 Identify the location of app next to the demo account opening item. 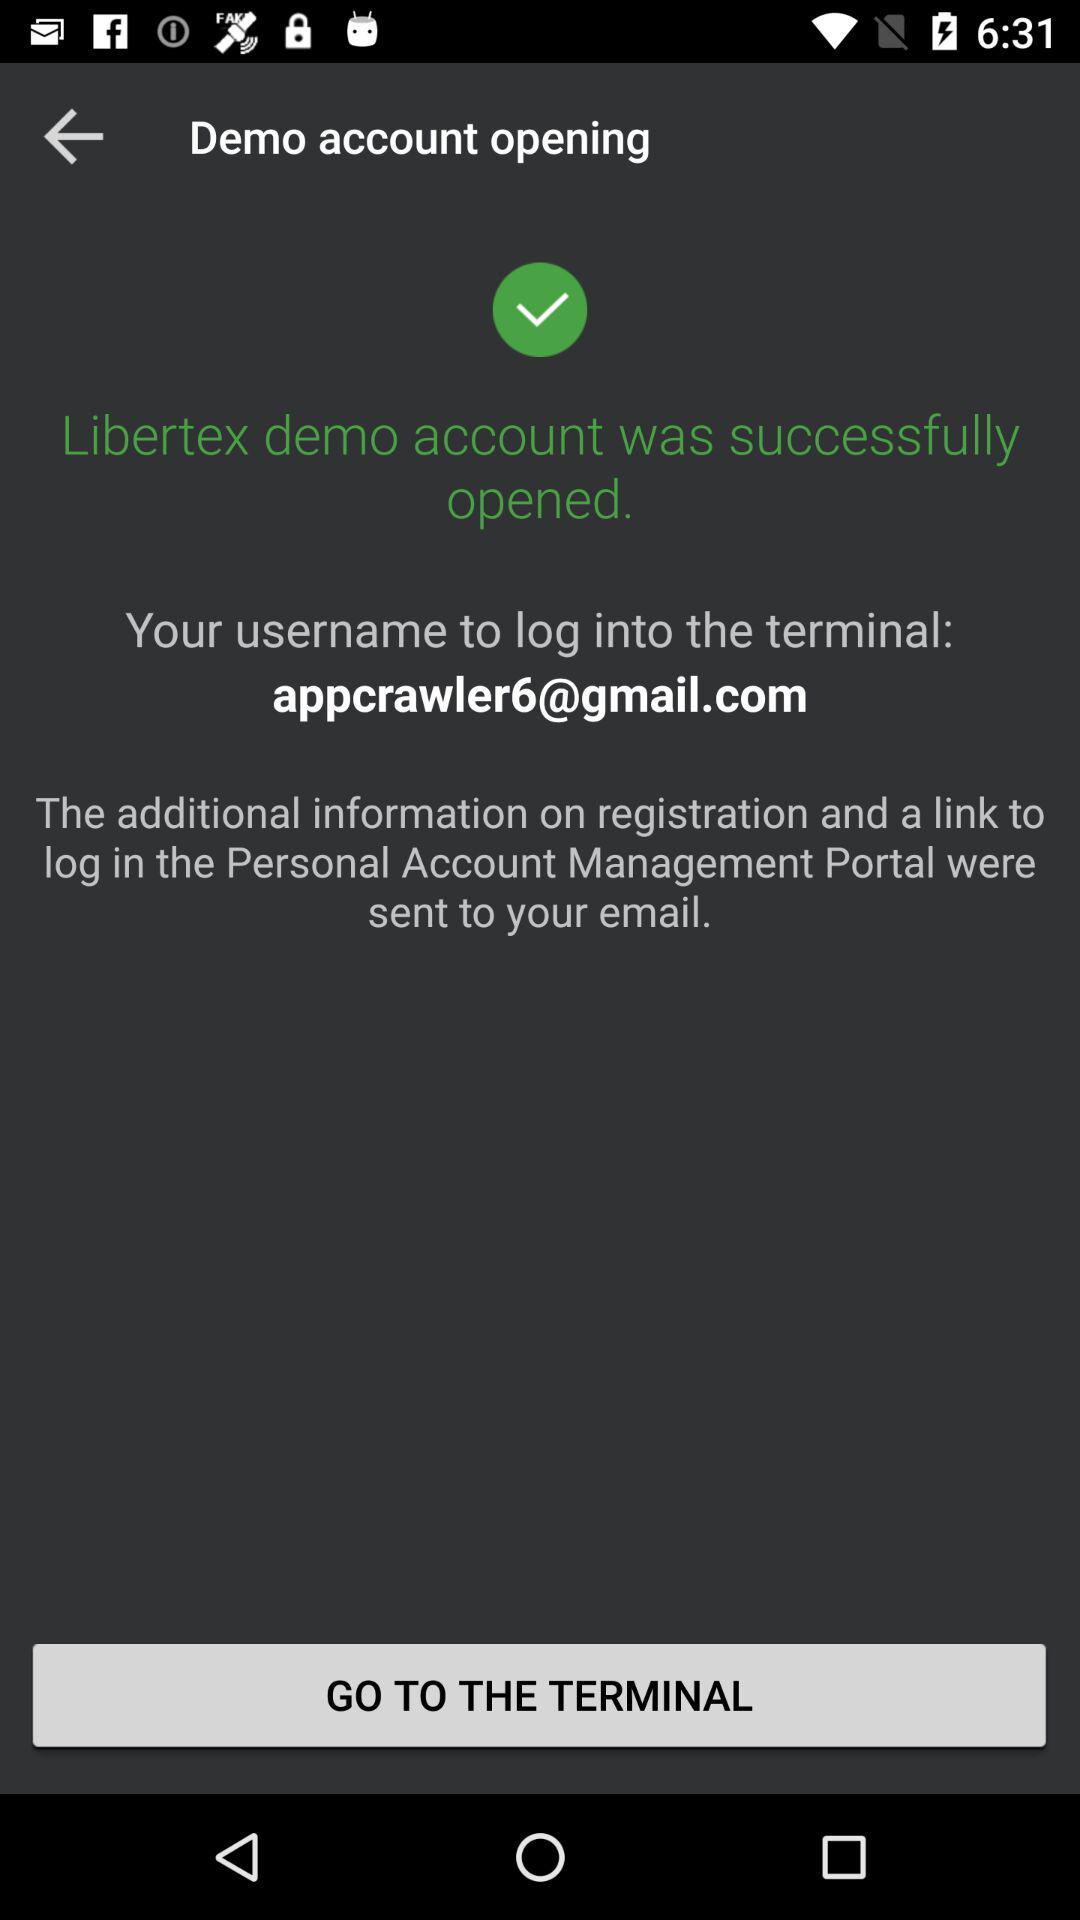
(72, 135).